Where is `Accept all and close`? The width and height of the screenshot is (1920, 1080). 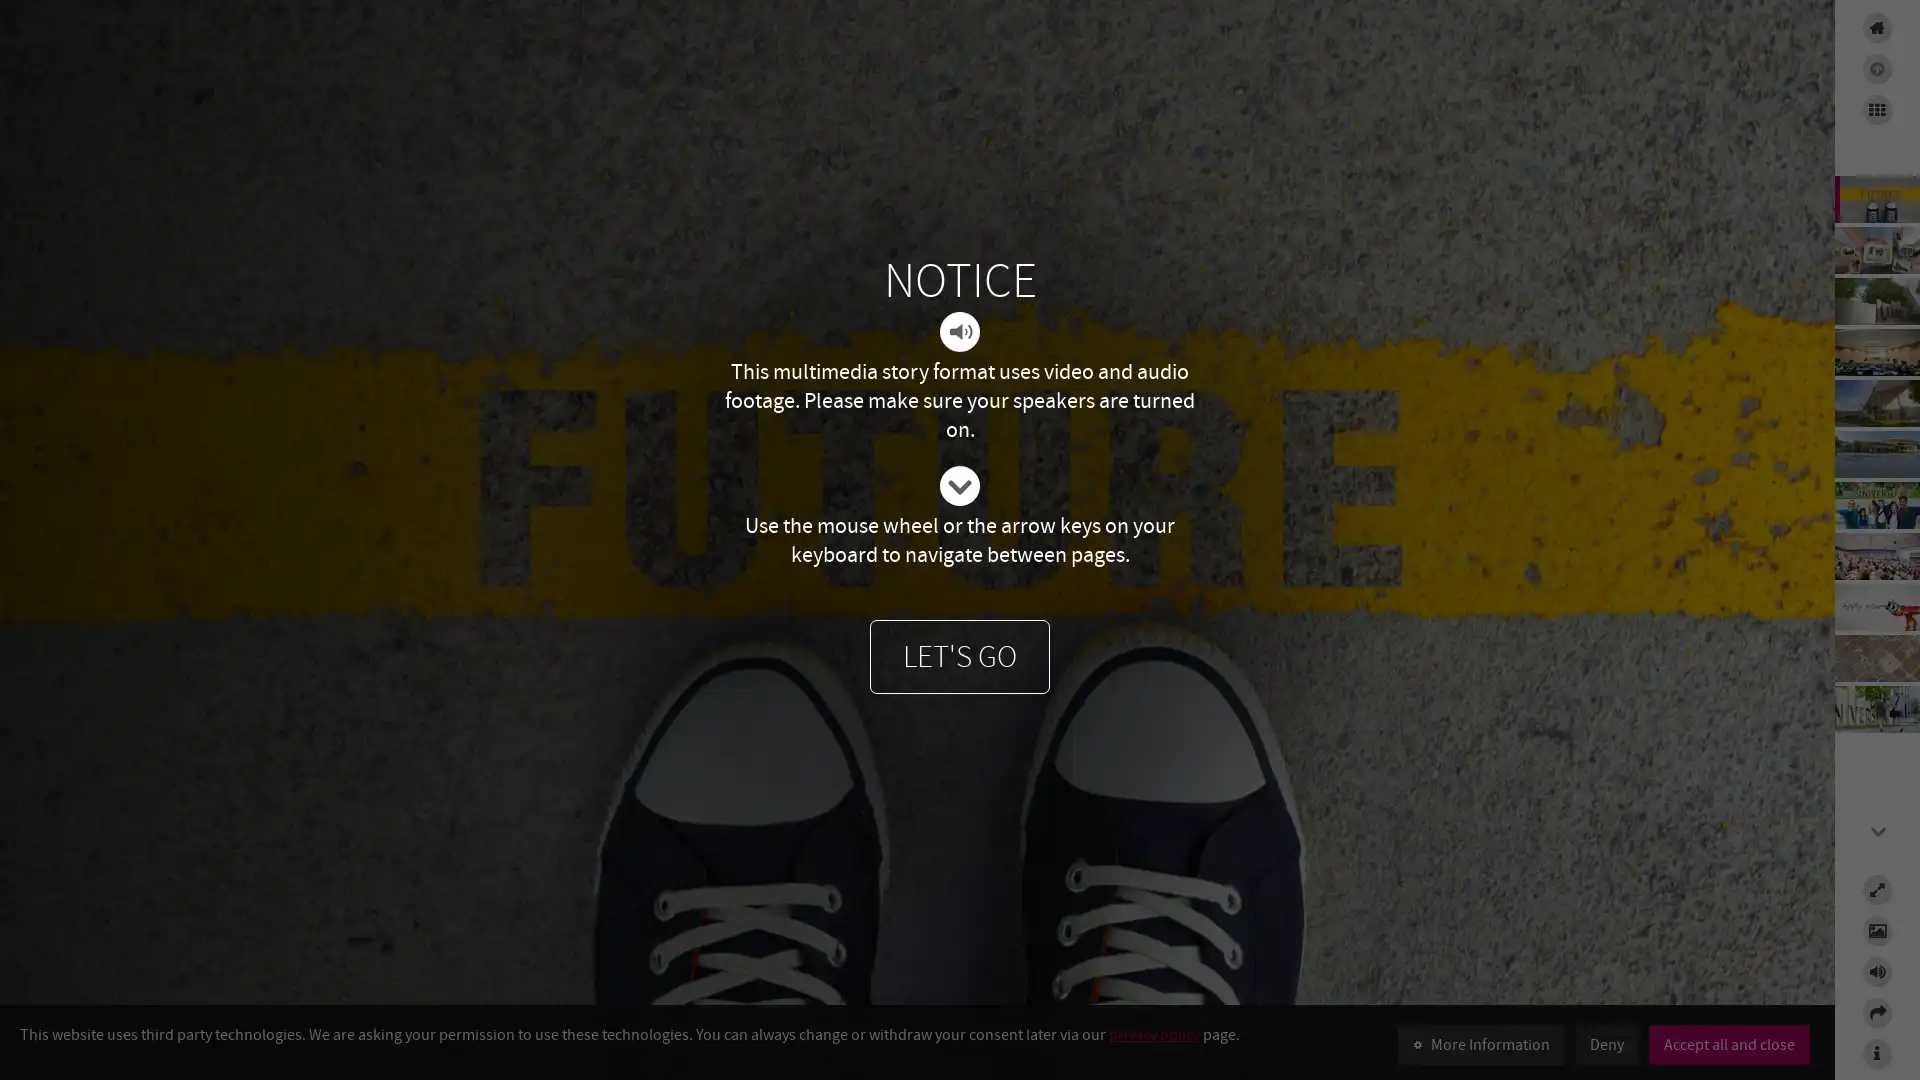
Accept all and close is located at coordinates (1728, 1044).